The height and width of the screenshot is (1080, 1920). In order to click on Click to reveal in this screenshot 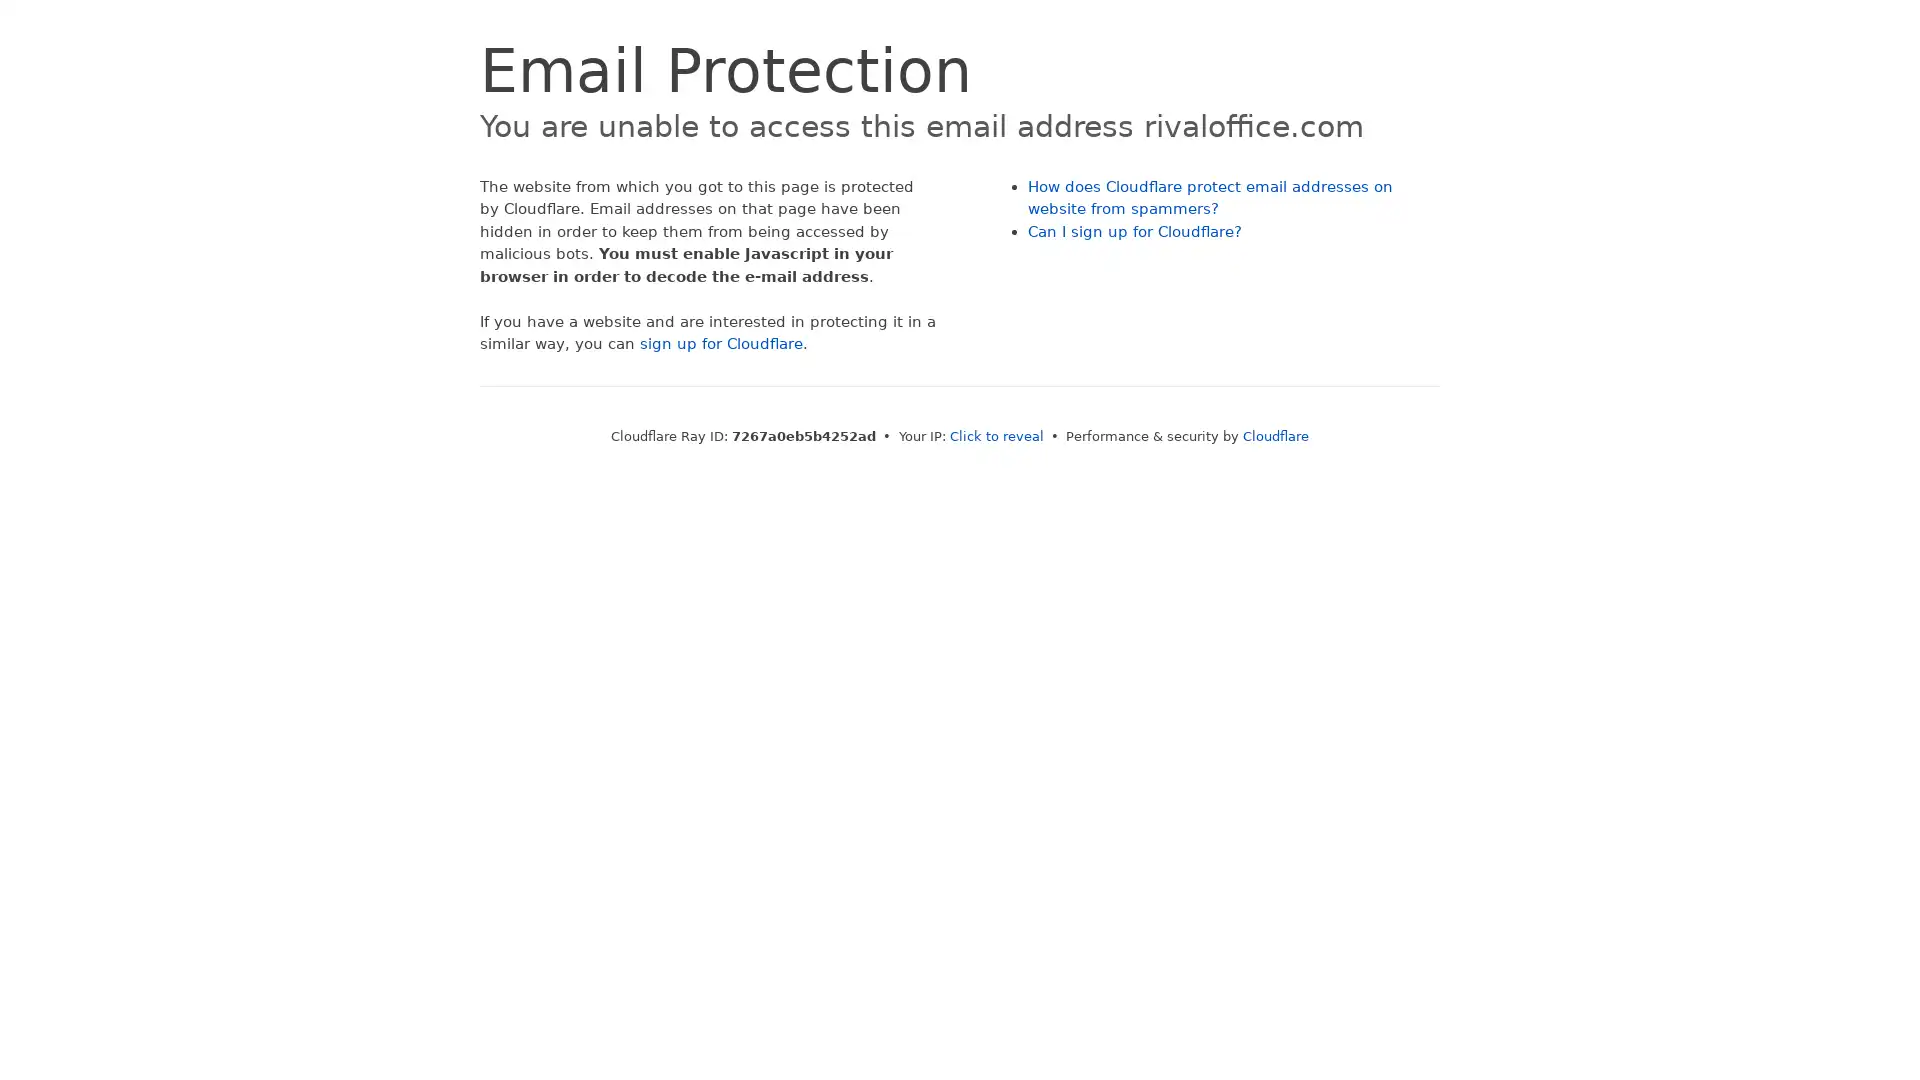, I will do `click(996, 434)`.